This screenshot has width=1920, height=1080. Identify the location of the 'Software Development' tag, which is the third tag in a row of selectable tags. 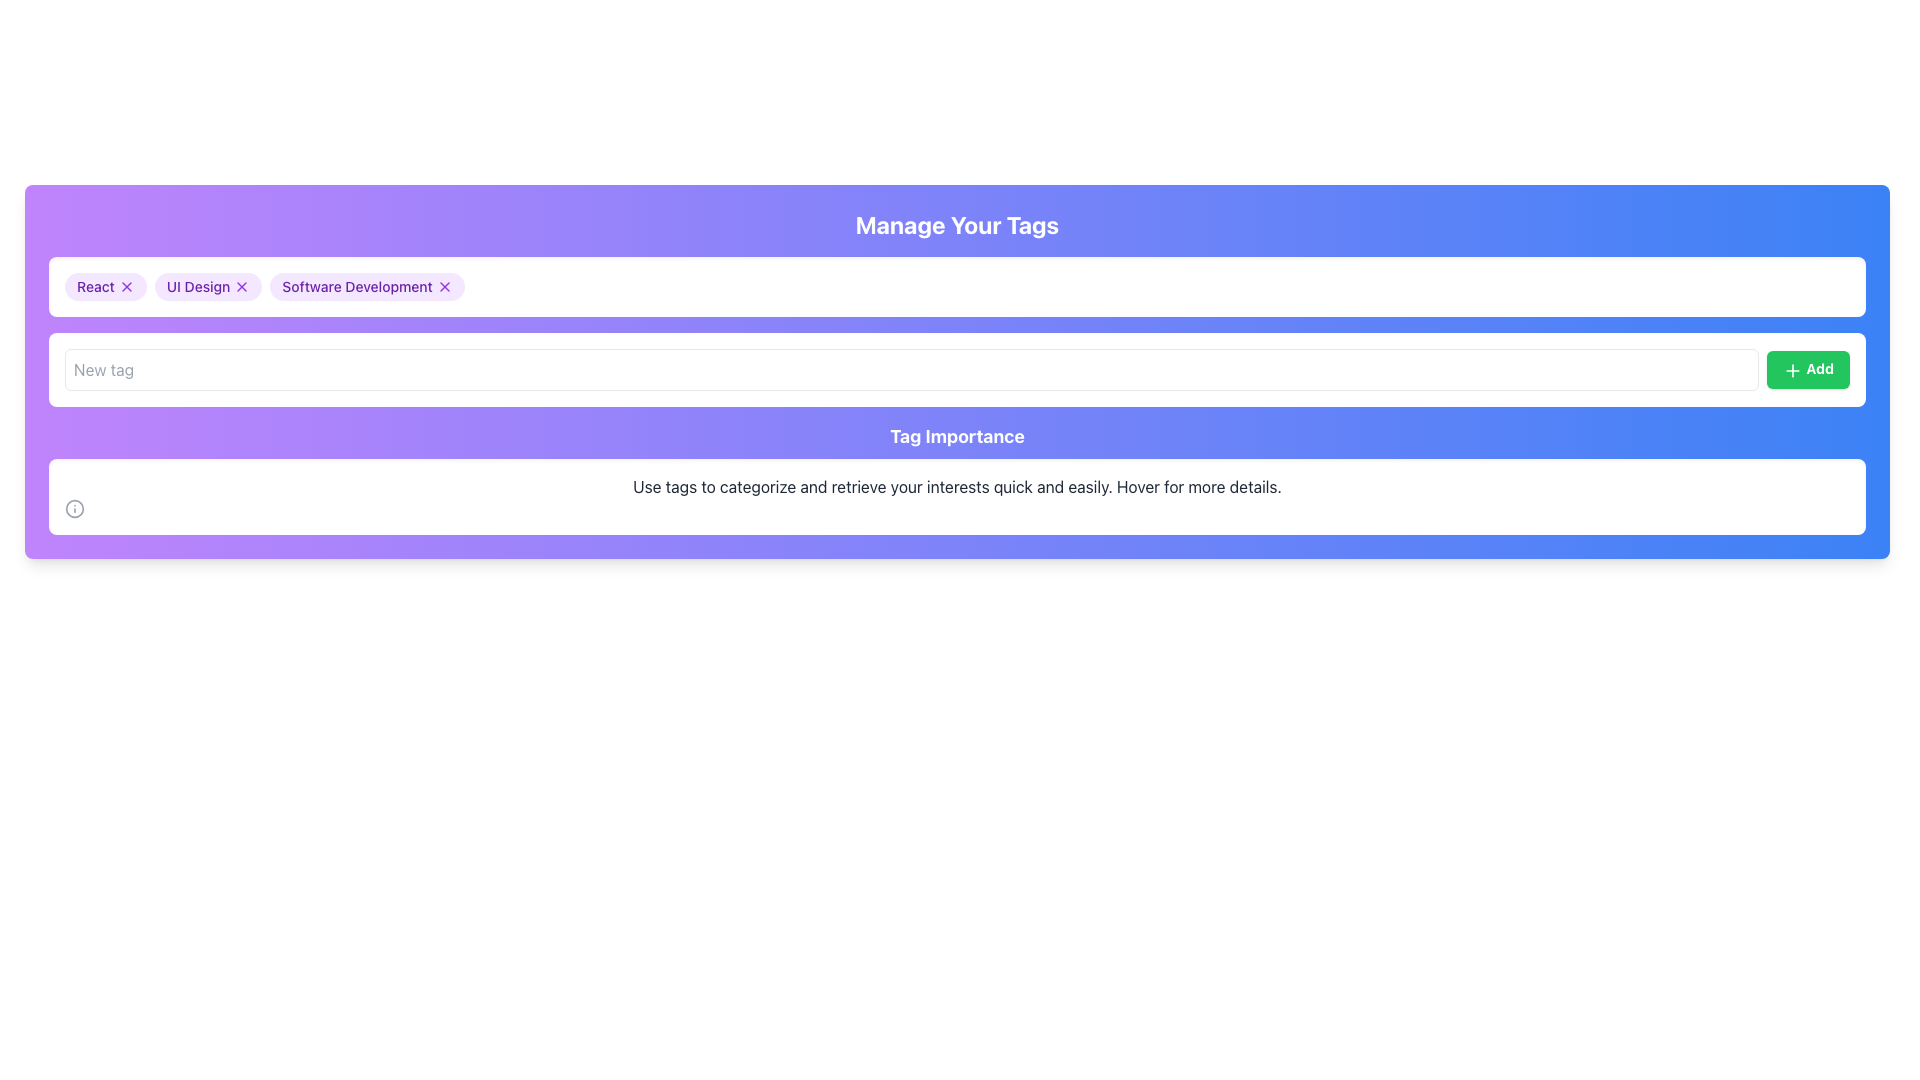
(367, 286).